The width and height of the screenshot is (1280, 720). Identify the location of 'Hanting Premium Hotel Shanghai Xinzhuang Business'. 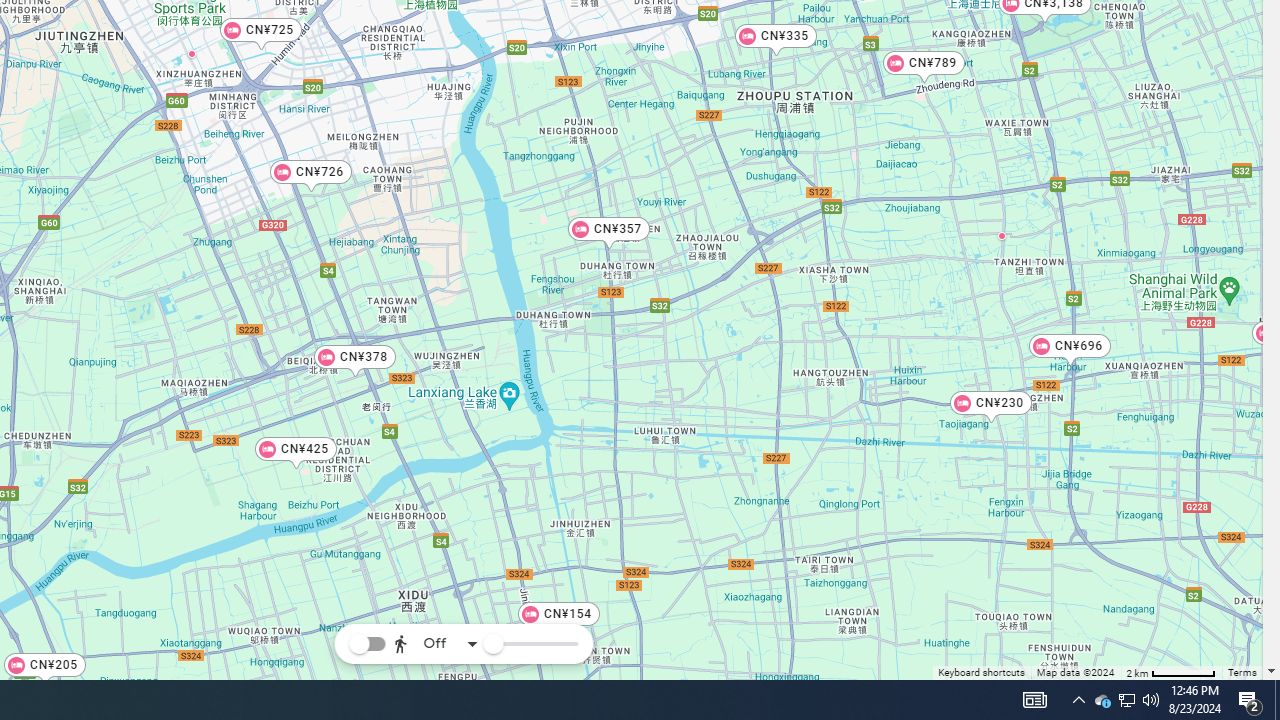
(191, 52).